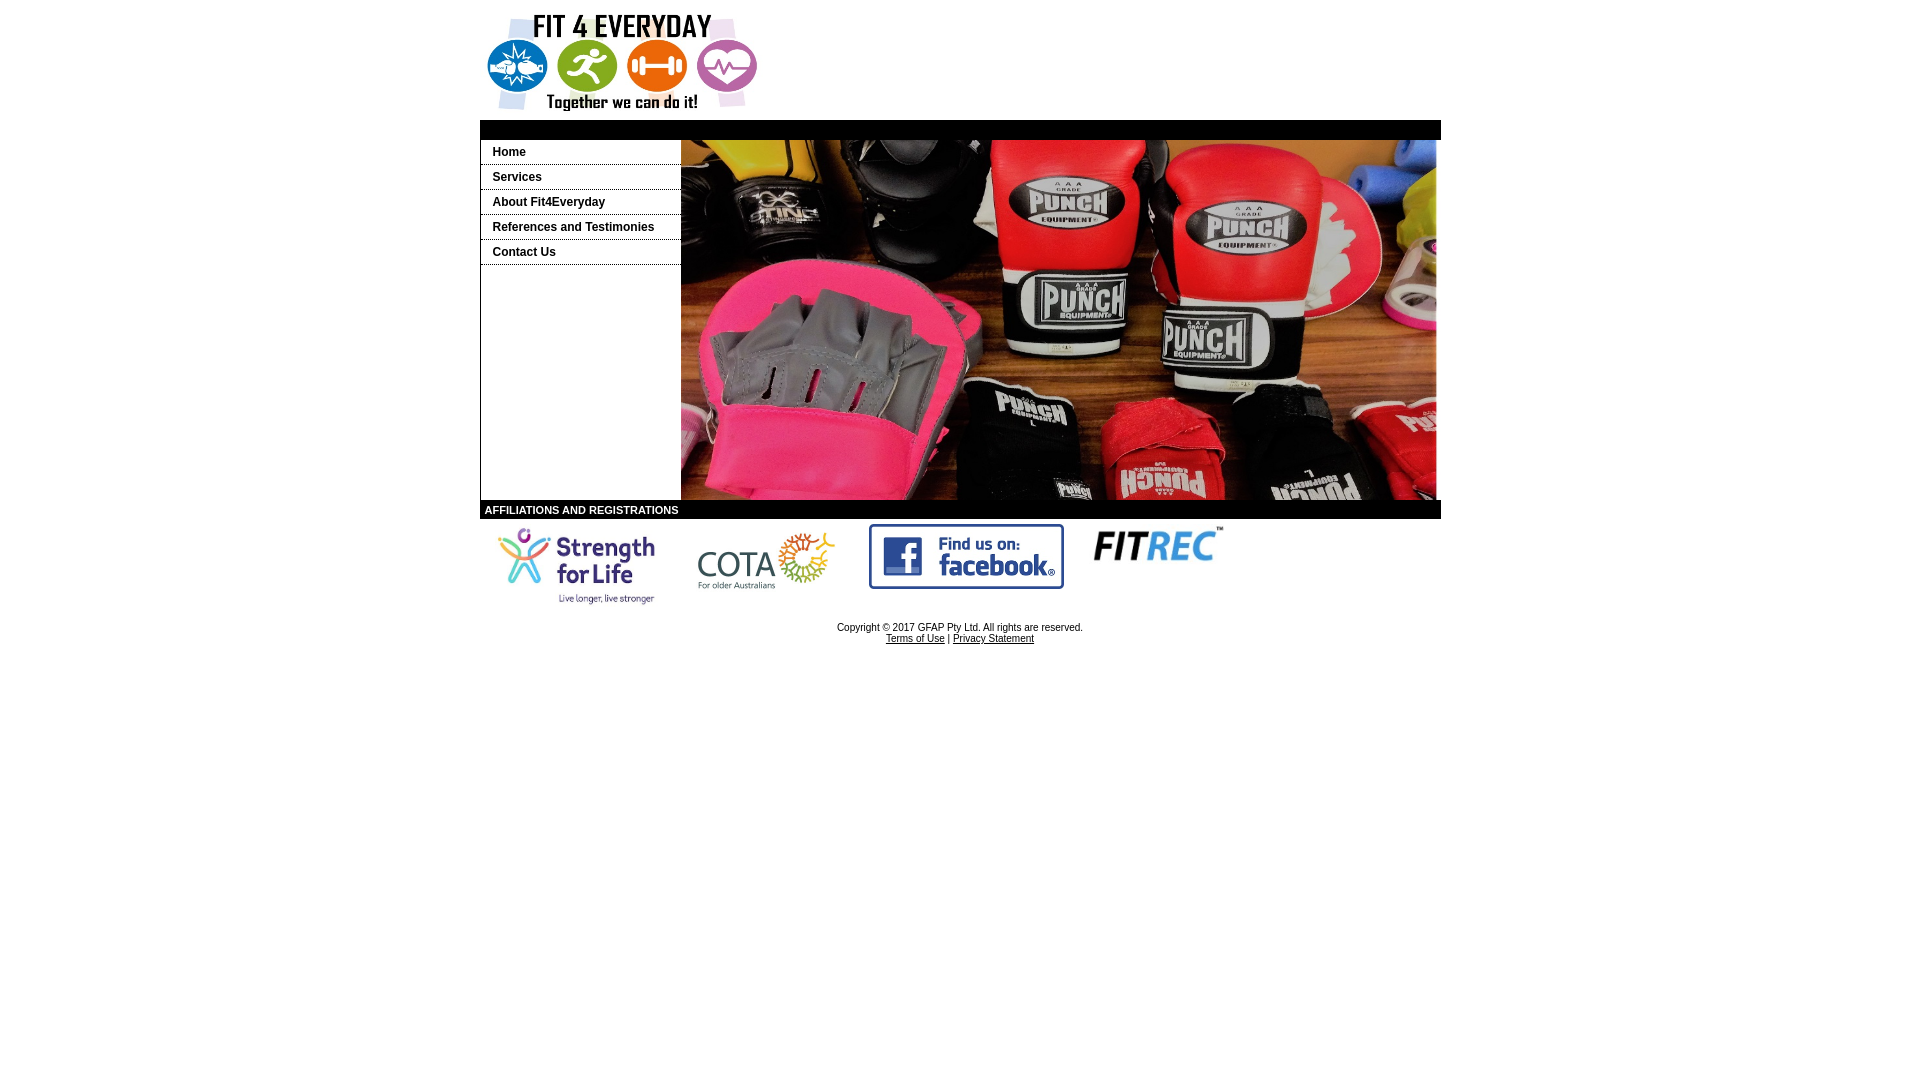 This screenshot has height=1080, width=1920. Describe the element at coordinates (952, 638) in the screenshot. I see `'Privacy Statement'` at that location.